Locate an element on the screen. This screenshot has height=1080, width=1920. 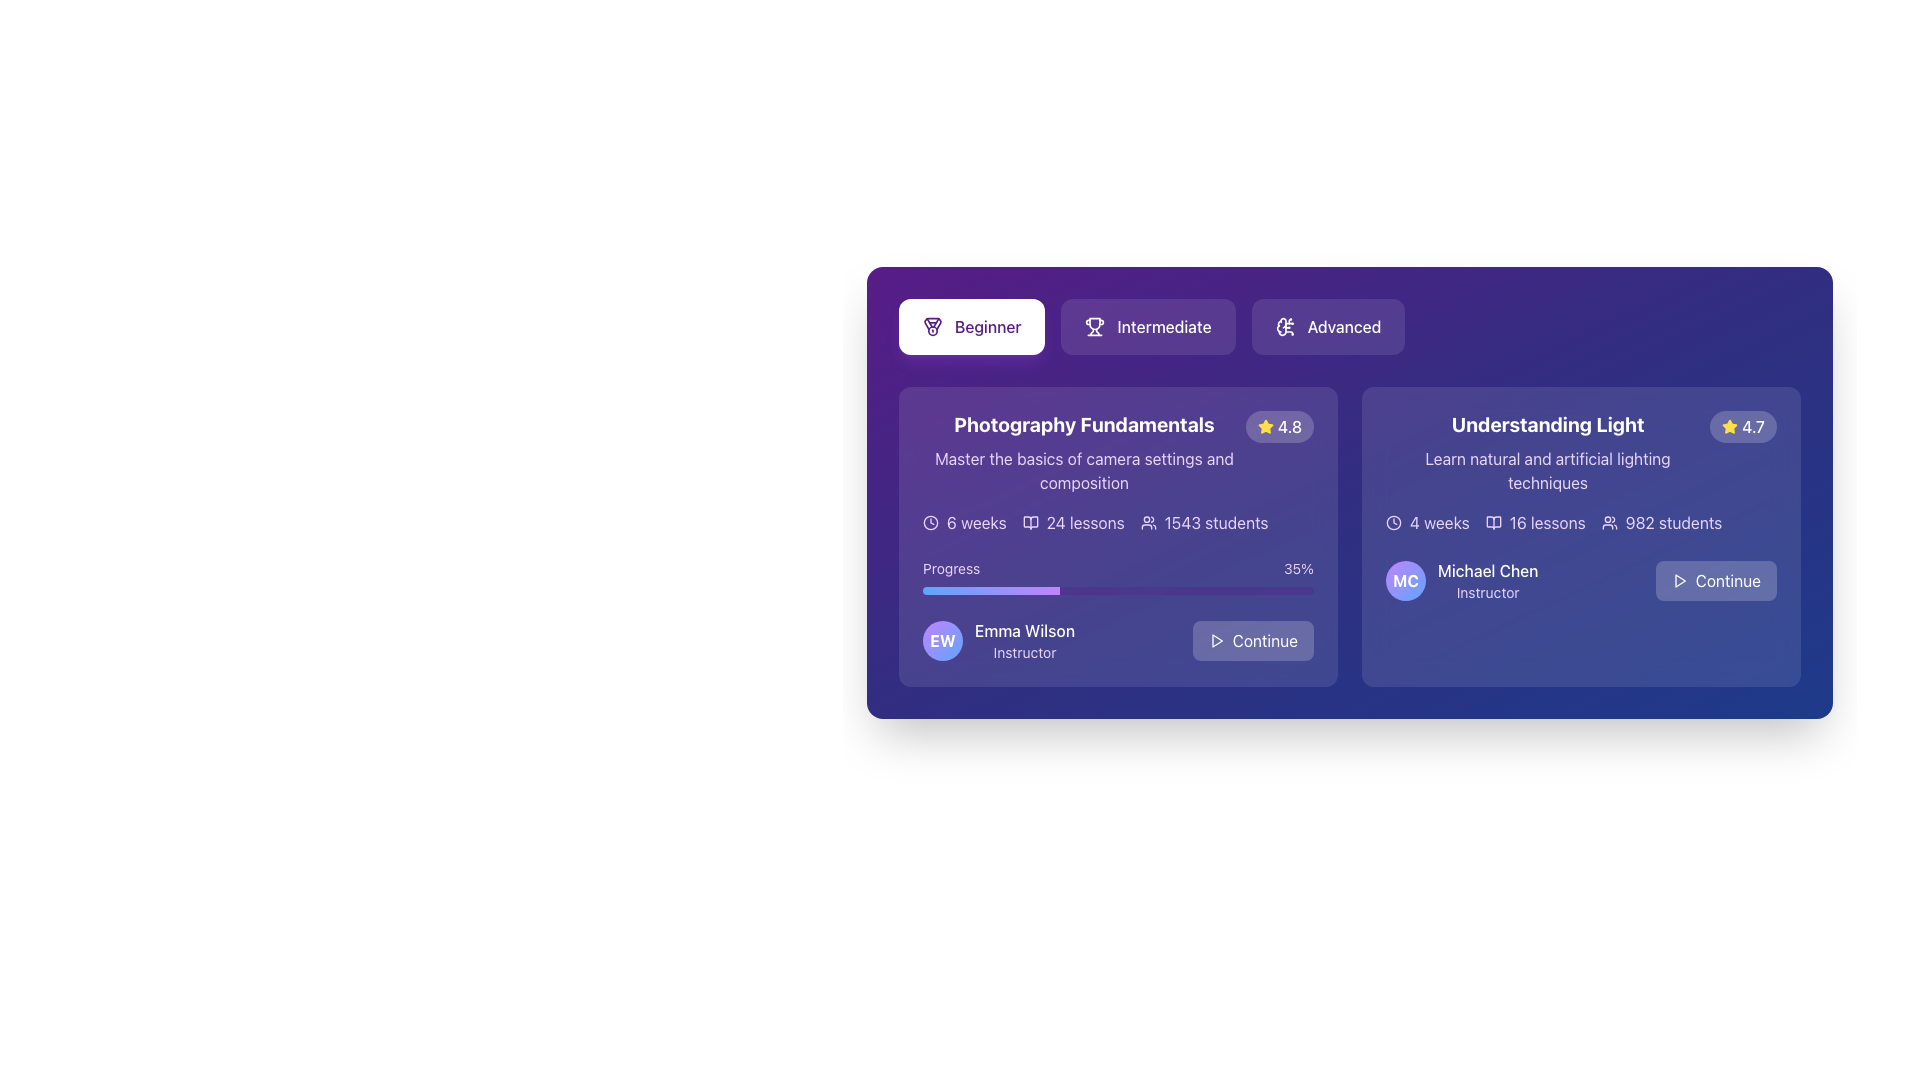
the circular face of the SVG clock icon located within the 'Understanding Light' section, positioned near the '4 weeks' and '16 lessons' text is located at coordinates (1392, 522).